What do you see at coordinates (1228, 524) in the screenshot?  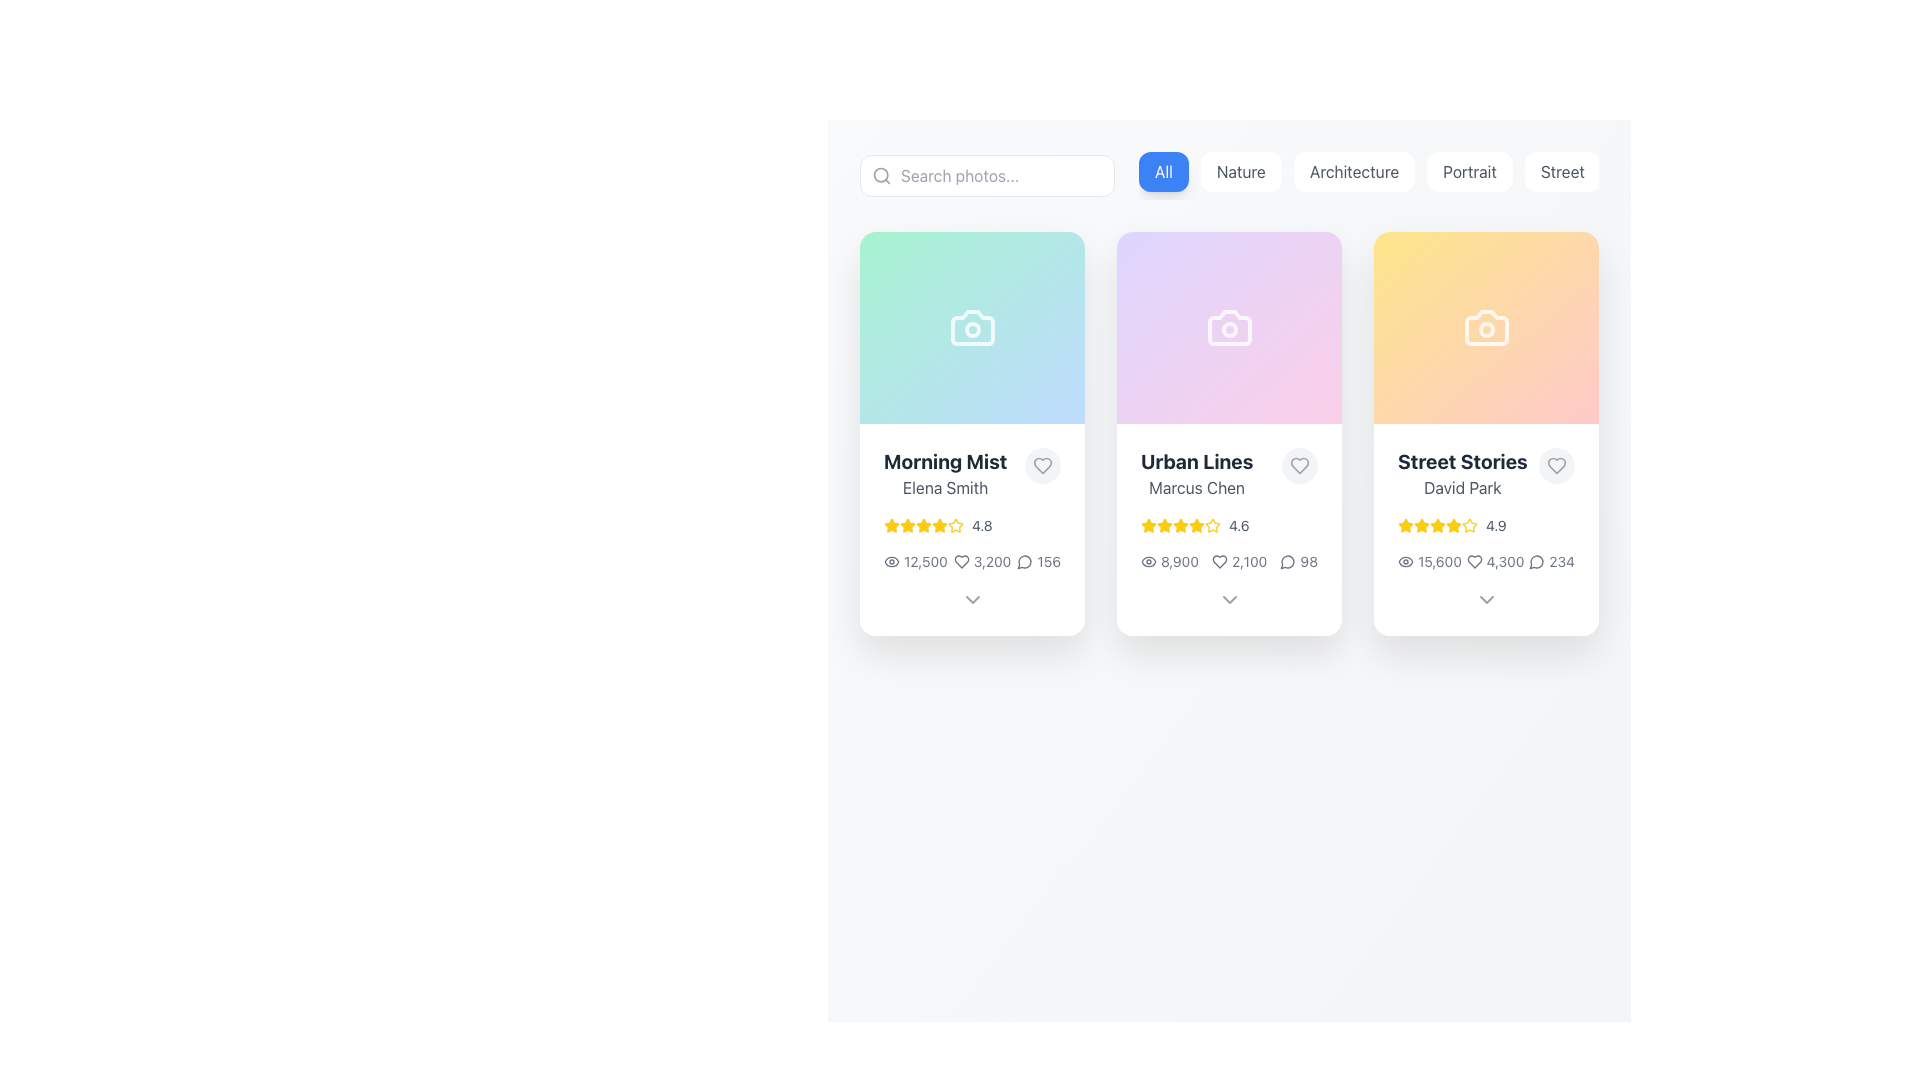 I see `the Rating Display Component that visually conveys a score of 4.6, located within the 'Urban Lines' card, near the top center of the interface` at bounding box center [1228, 524].